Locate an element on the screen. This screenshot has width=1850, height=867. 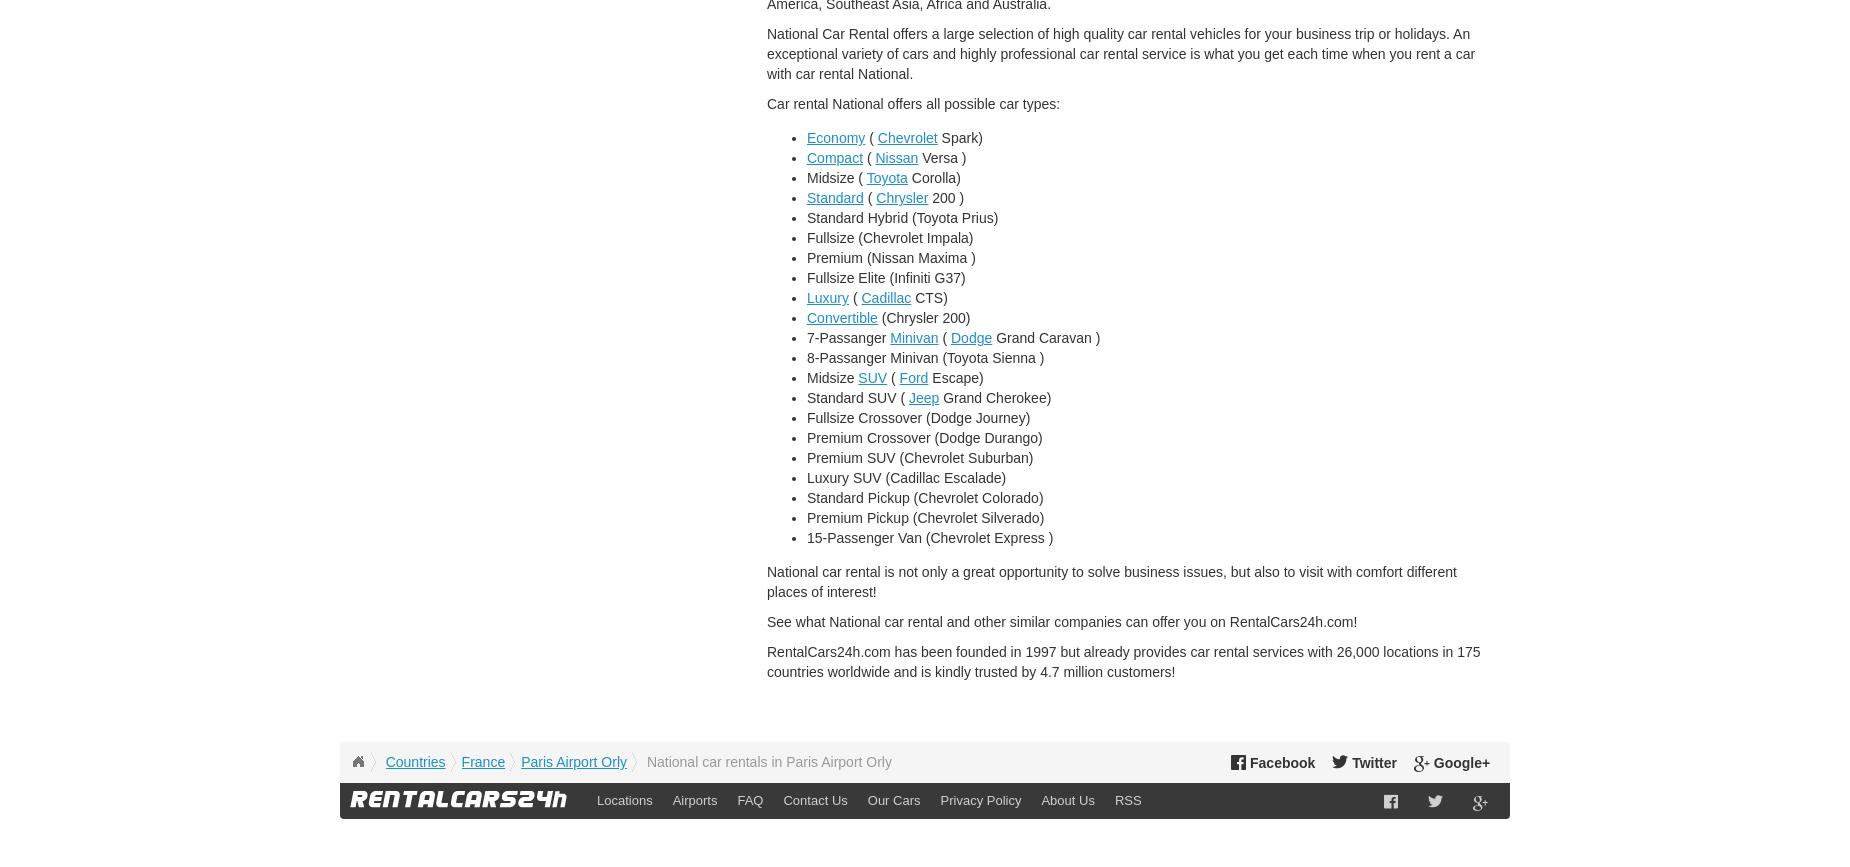
'Premium Crossover (Dodge Durango)' is located at coordinates (924, 437).